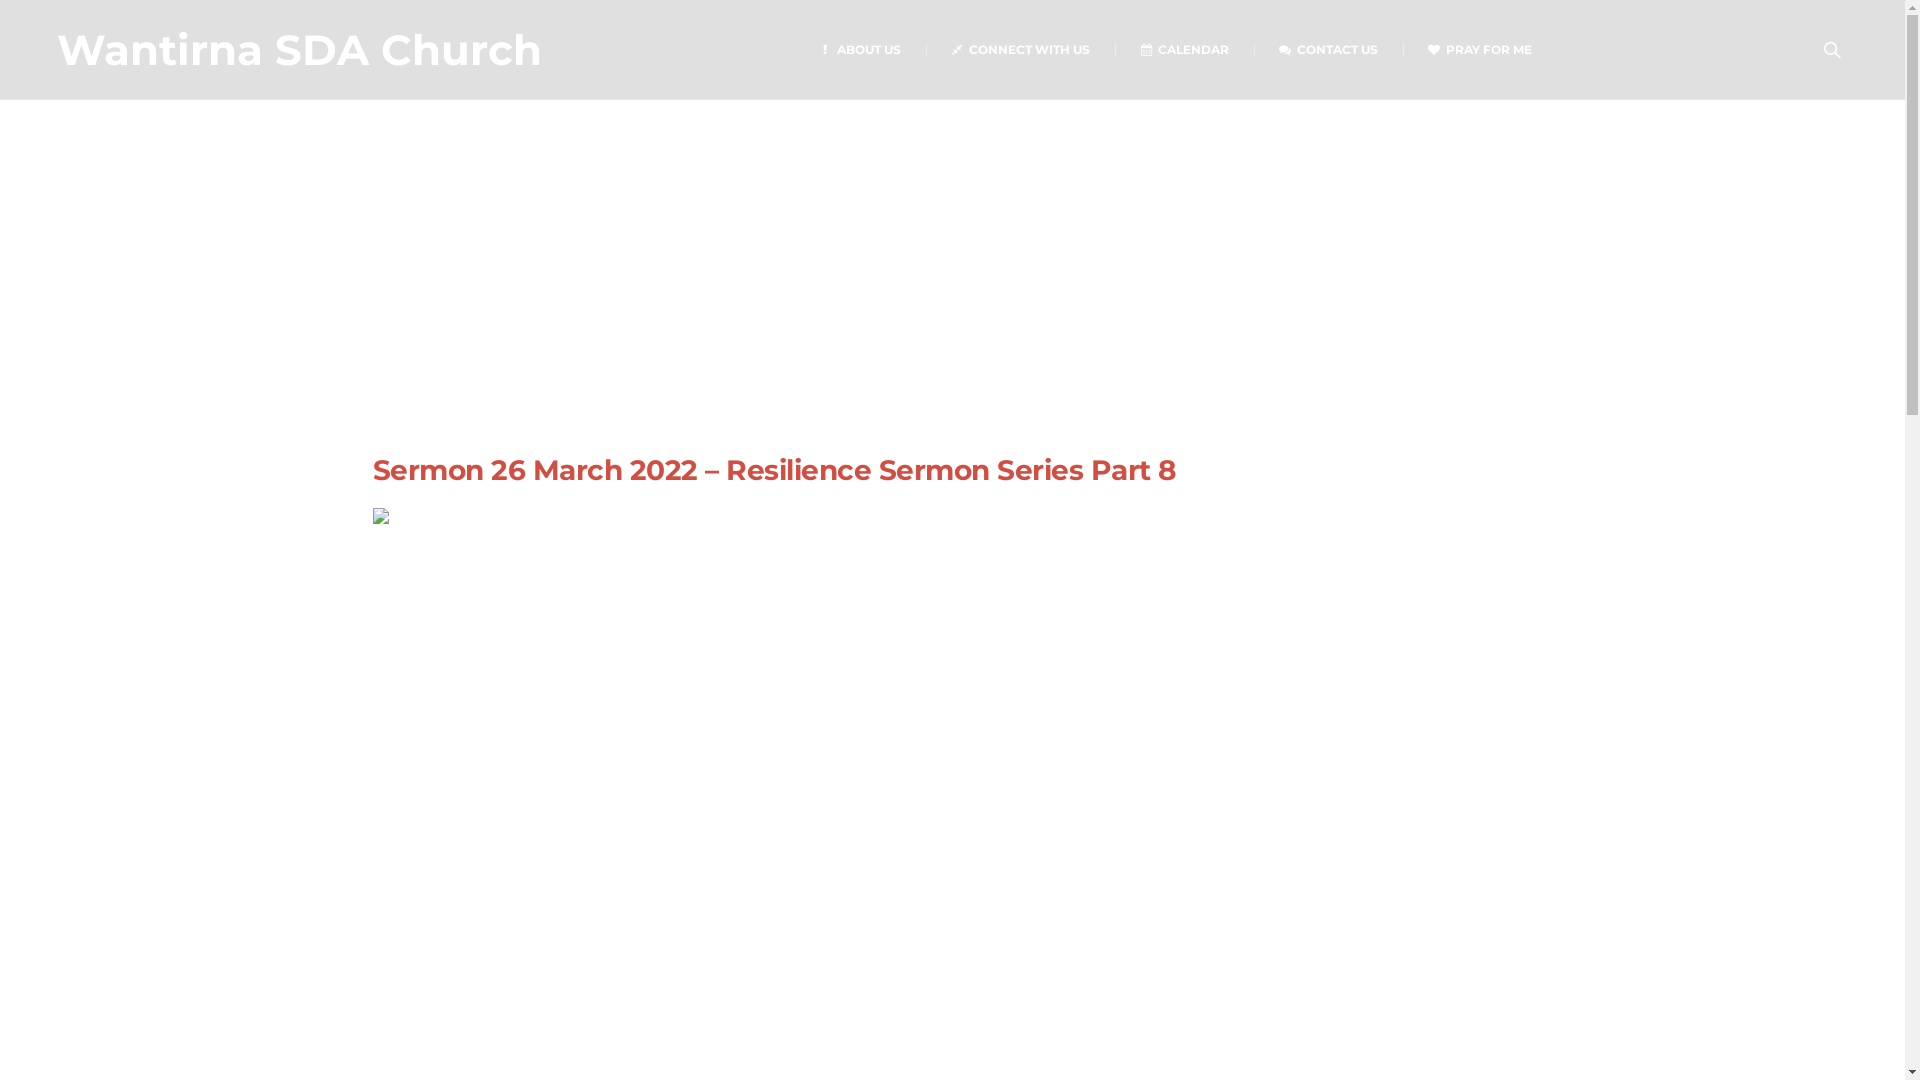 The image size is (1920, 1080). What do you see at coordinates (859, 48) in the screenshot?
I see `'ABOUT US'` at bounding box center [859, 48].